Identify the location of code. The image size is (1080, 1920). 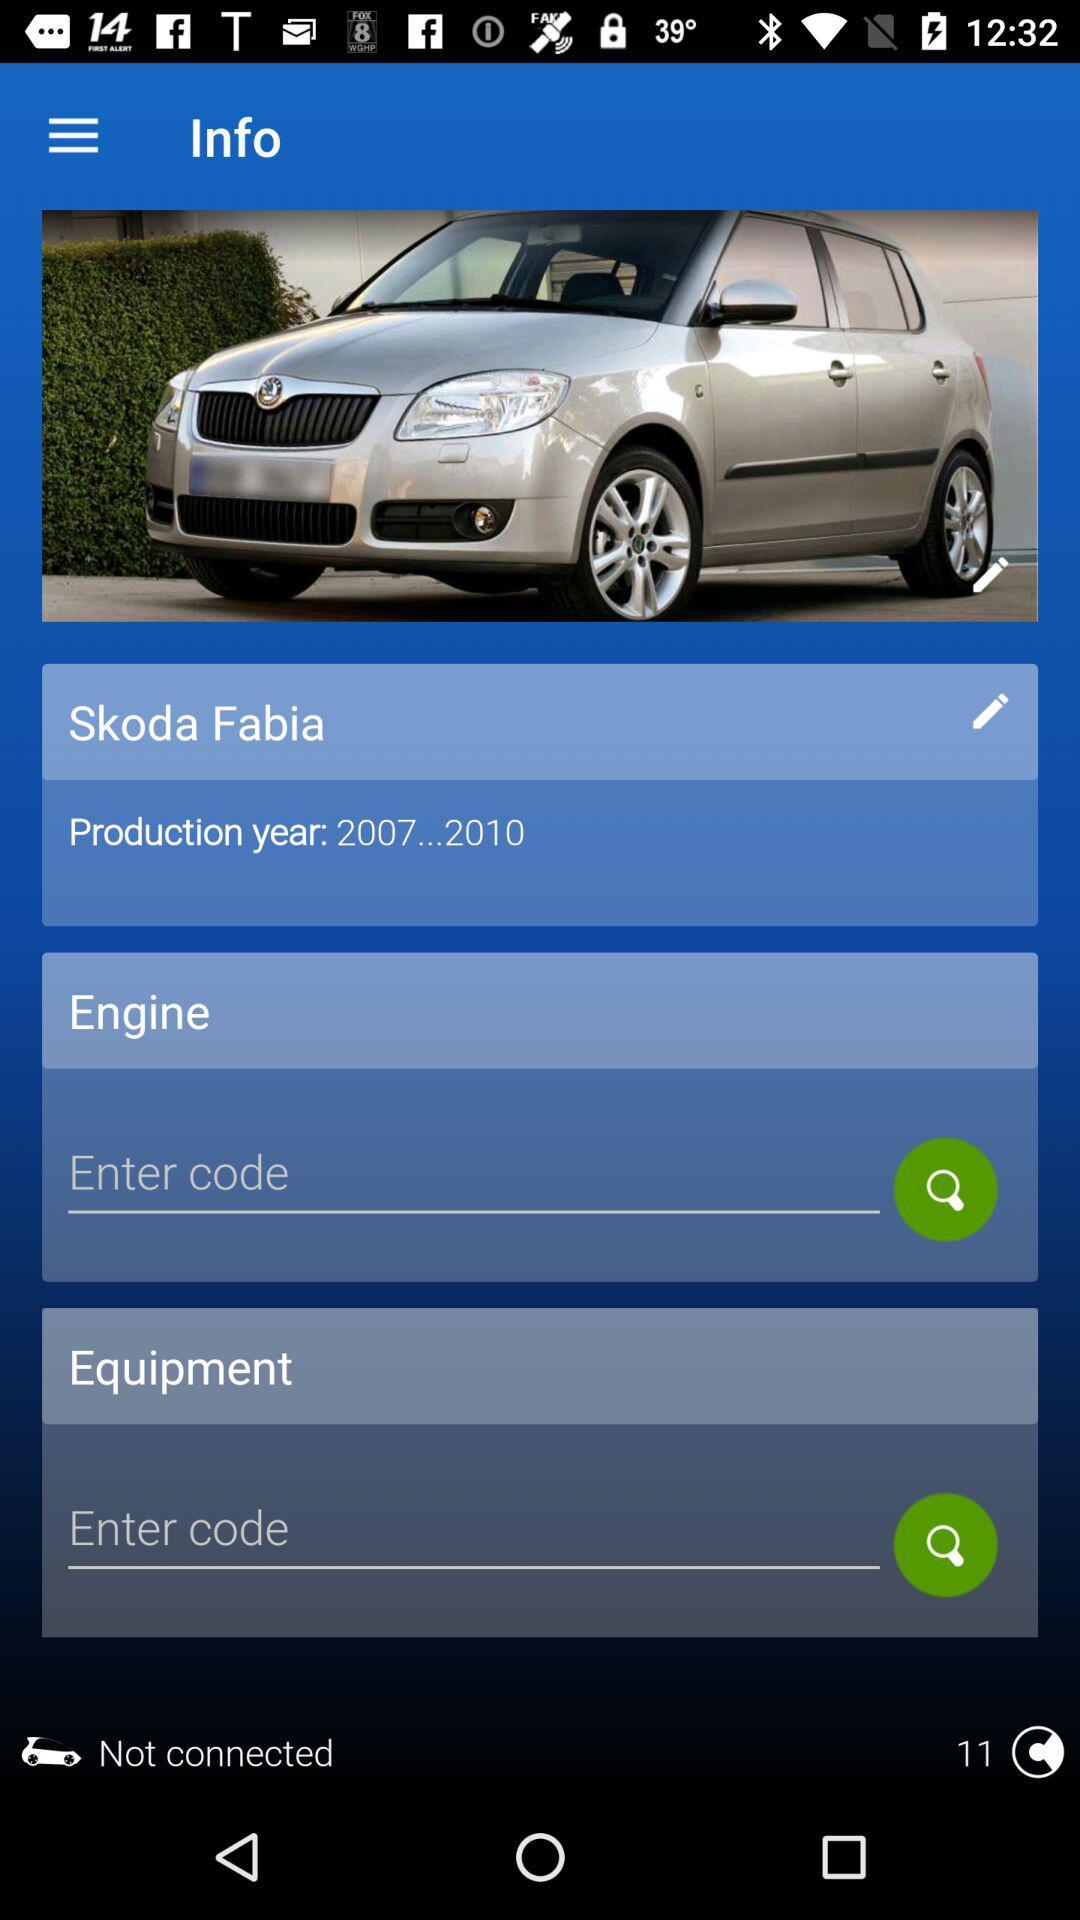
(474, 1529).